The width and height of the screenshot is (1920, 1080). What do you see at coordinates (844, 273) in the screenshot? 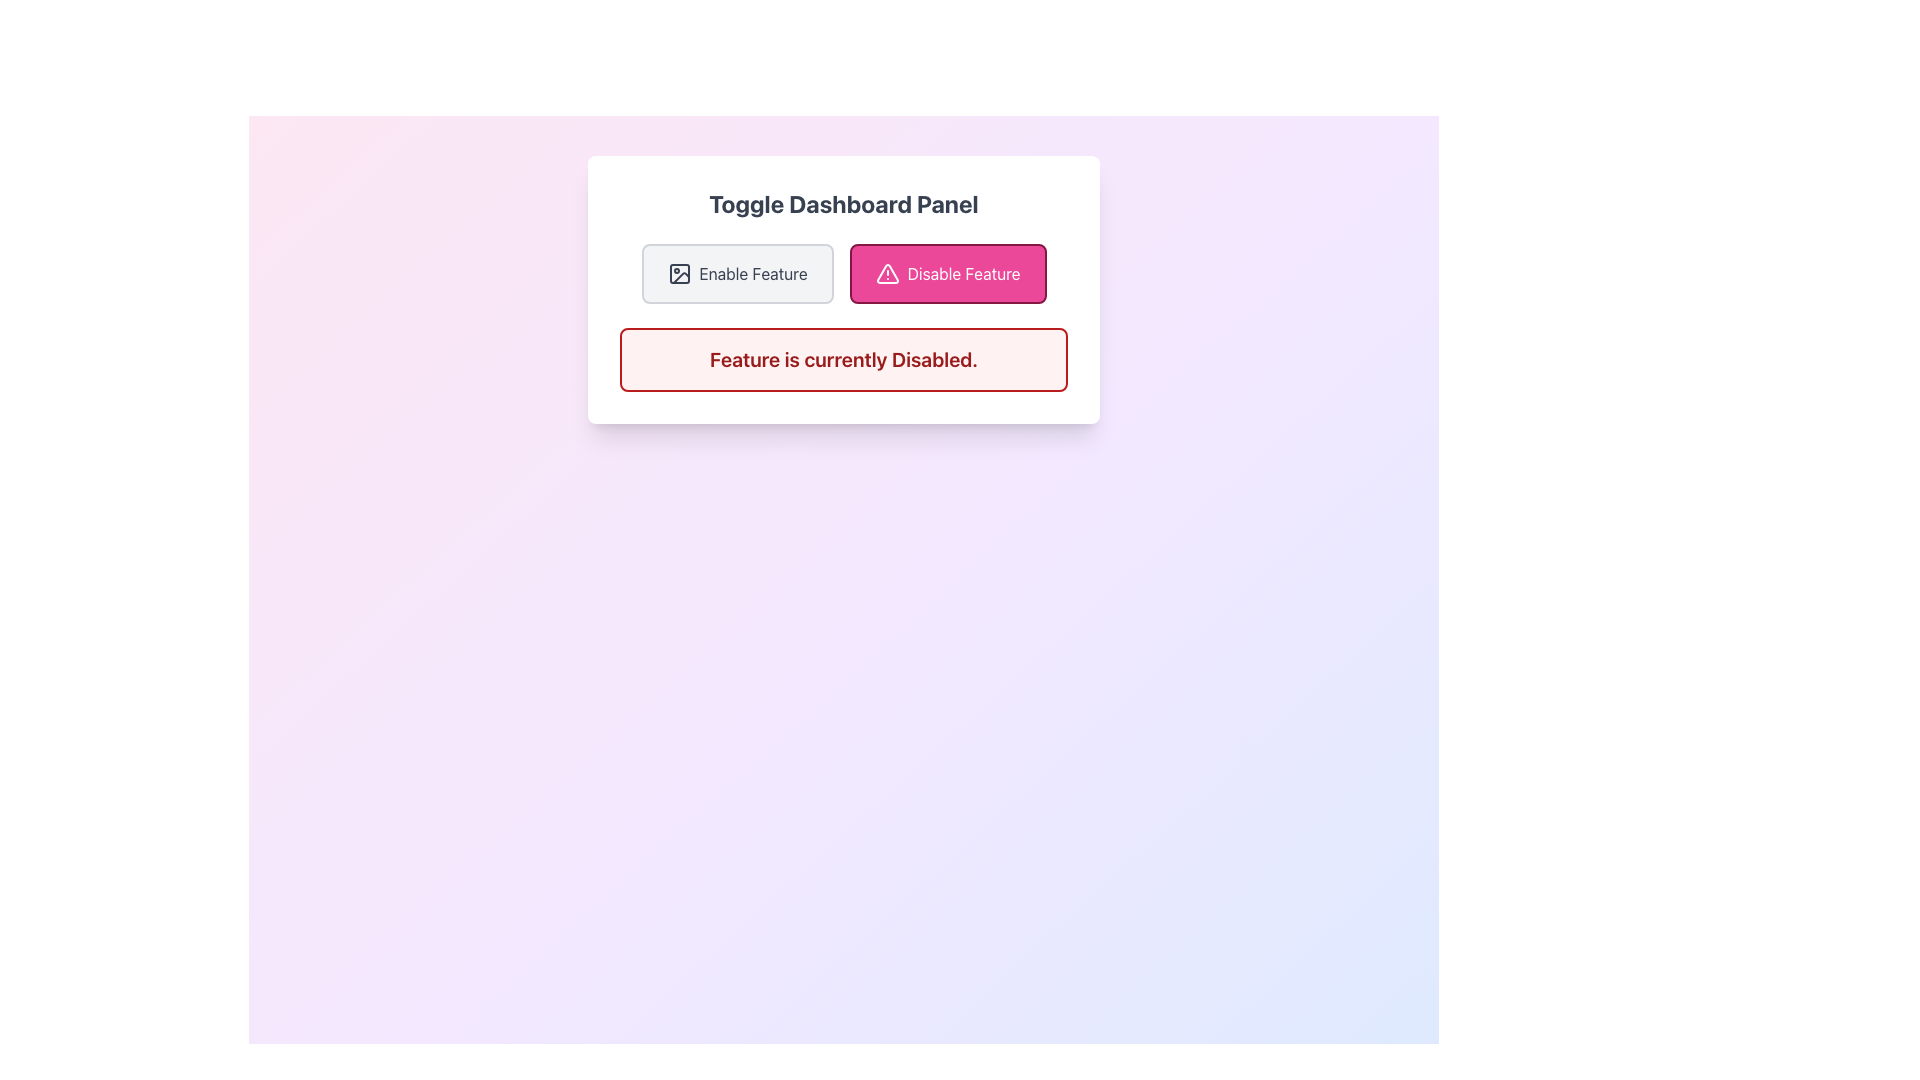
I see `the 'Disable Feature' button, which is part of the horizontally aligned Button Group inside the 'Toggle Dashboard Panel'` at bounding box center [844, 273].